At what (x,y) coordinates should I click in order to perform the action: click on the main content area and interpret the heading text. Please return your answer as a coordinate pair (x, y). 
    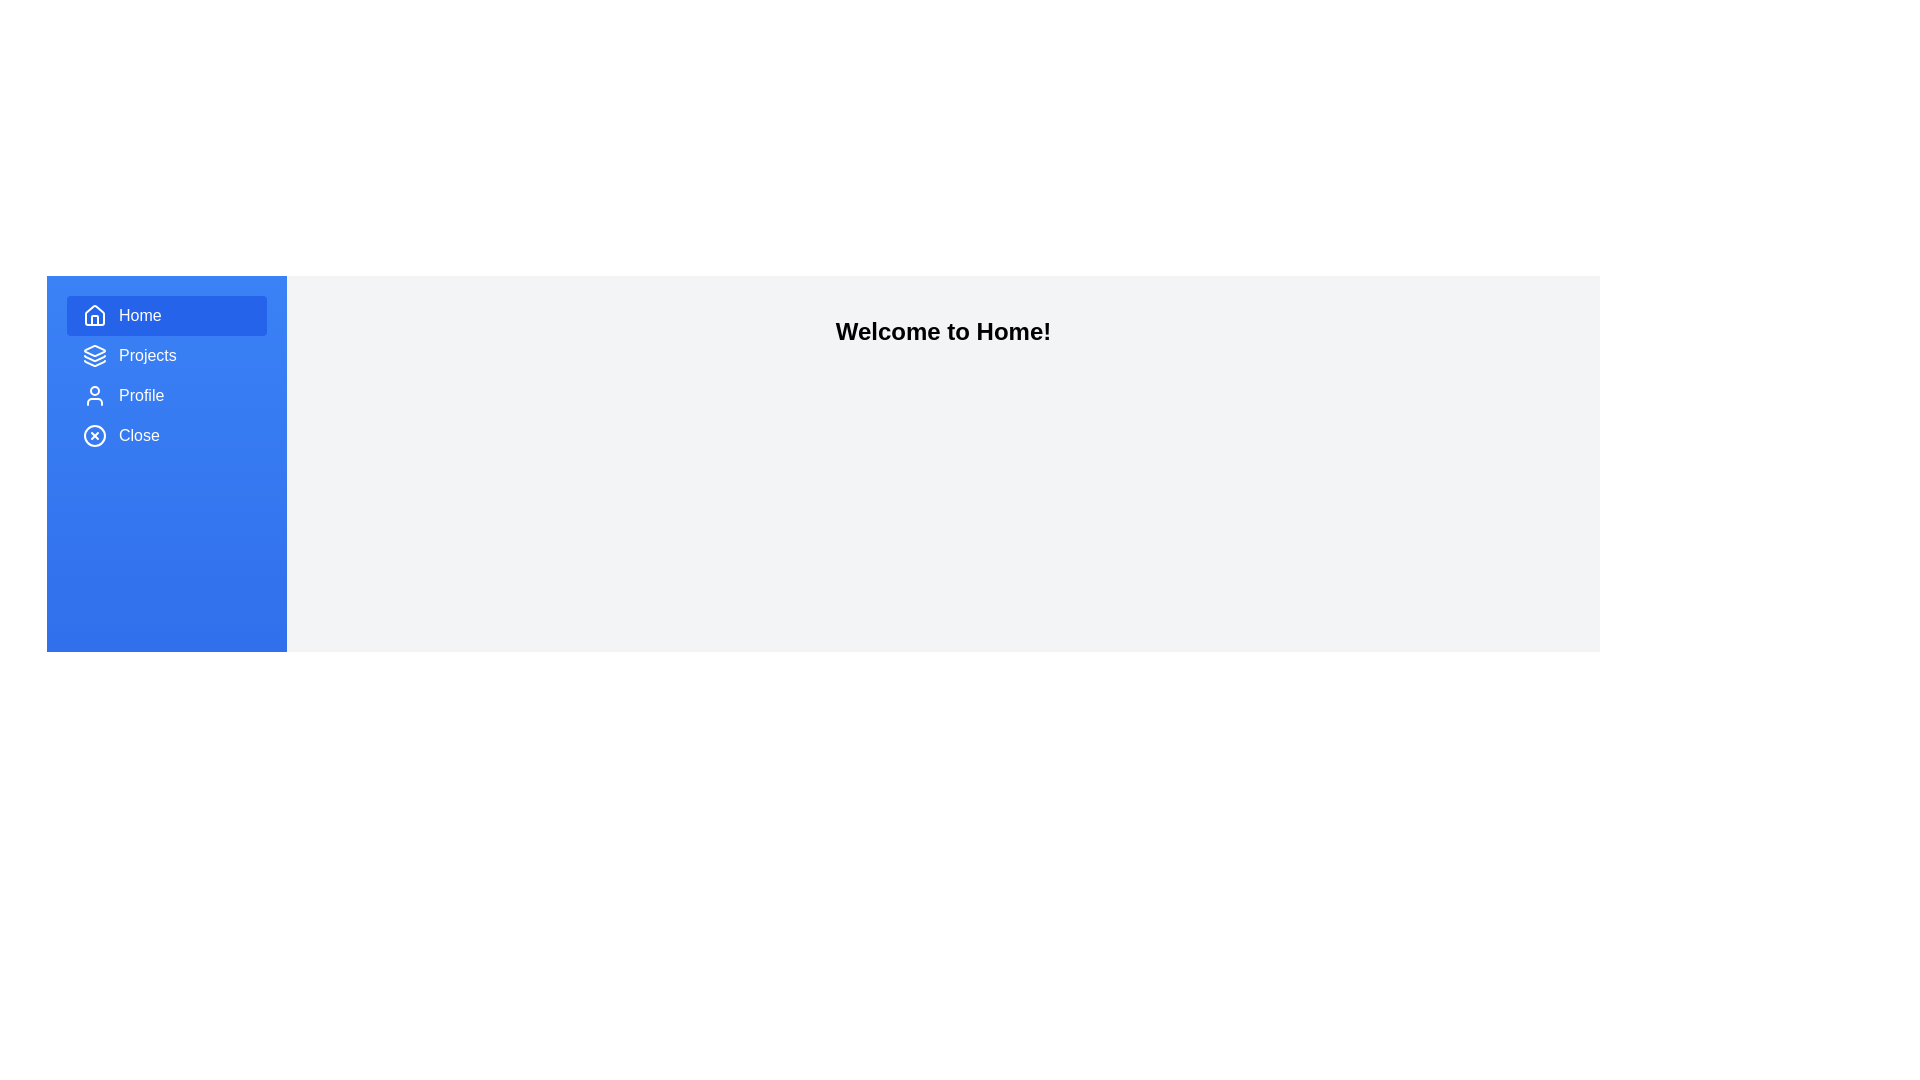
    Looking at the image, I should click on (942, 330).